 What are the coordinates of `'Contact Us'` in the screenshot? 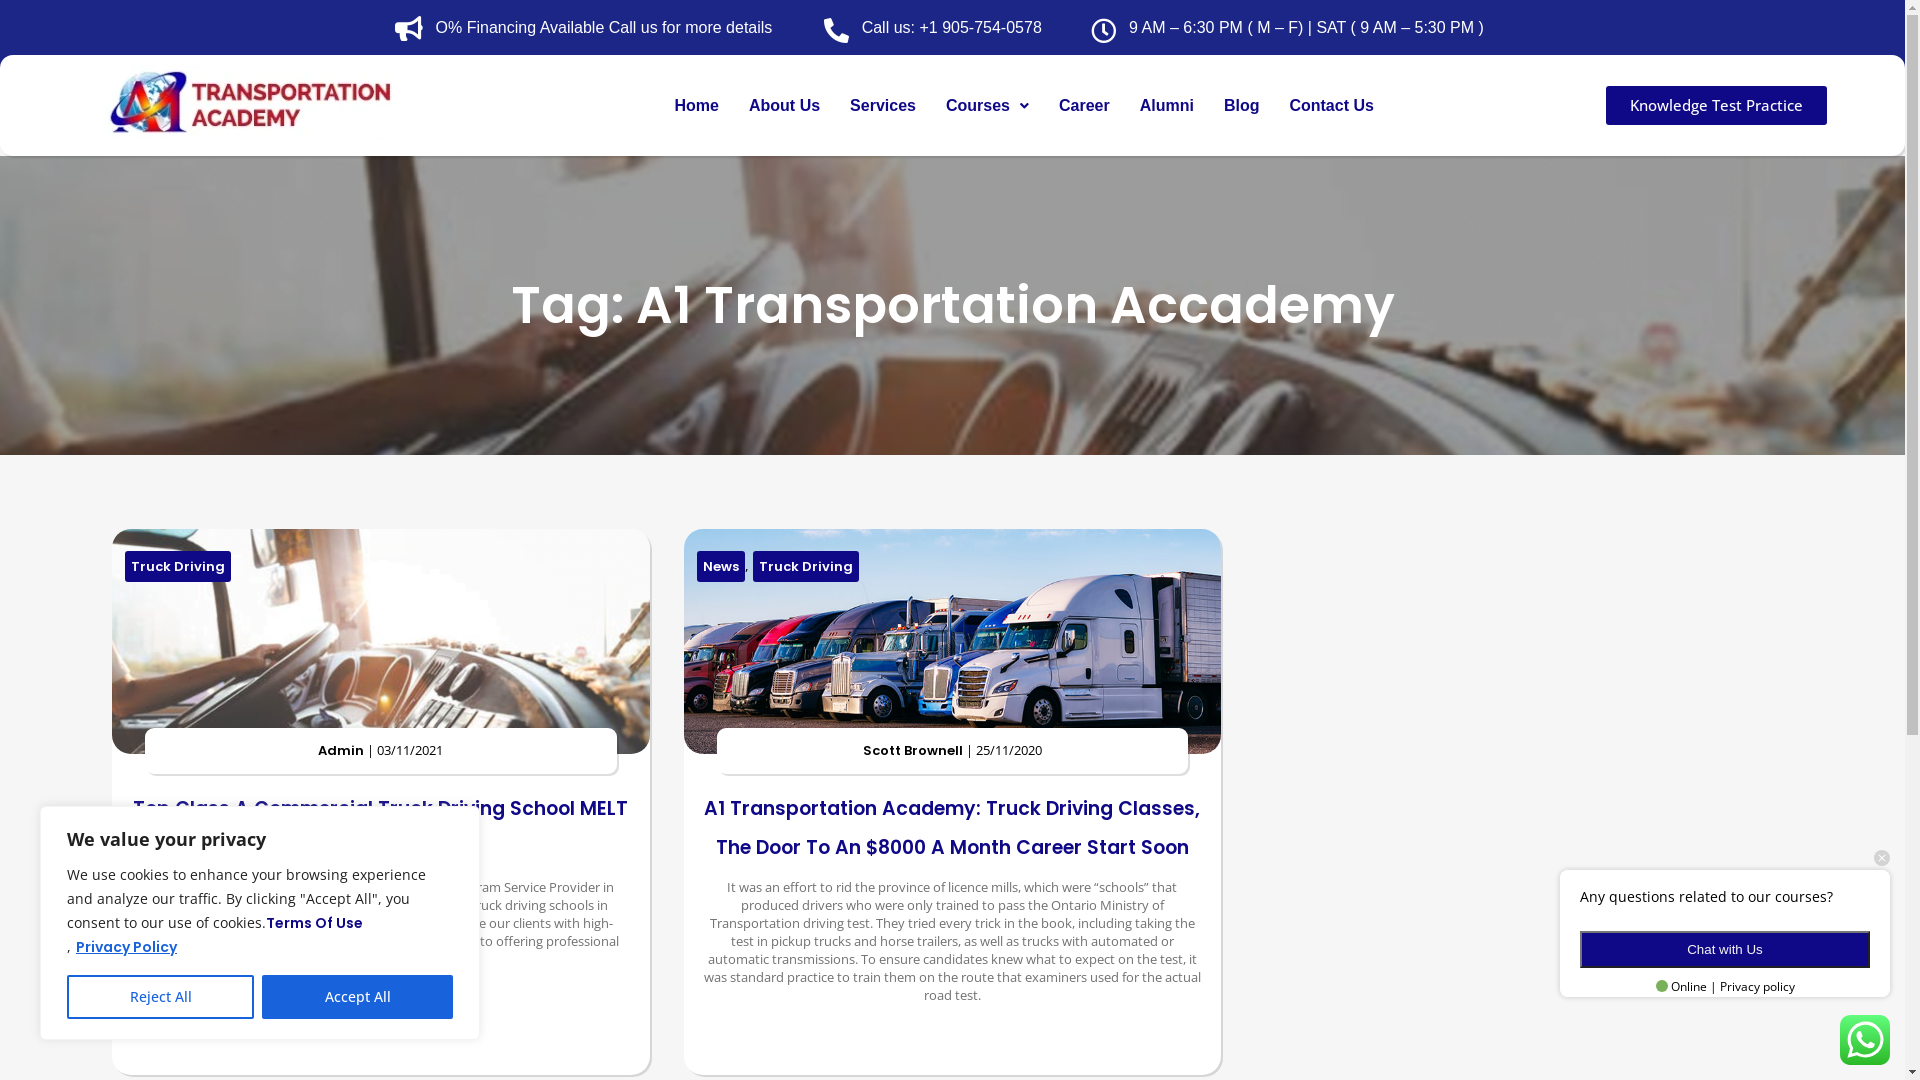 It's located at (1330, 104).